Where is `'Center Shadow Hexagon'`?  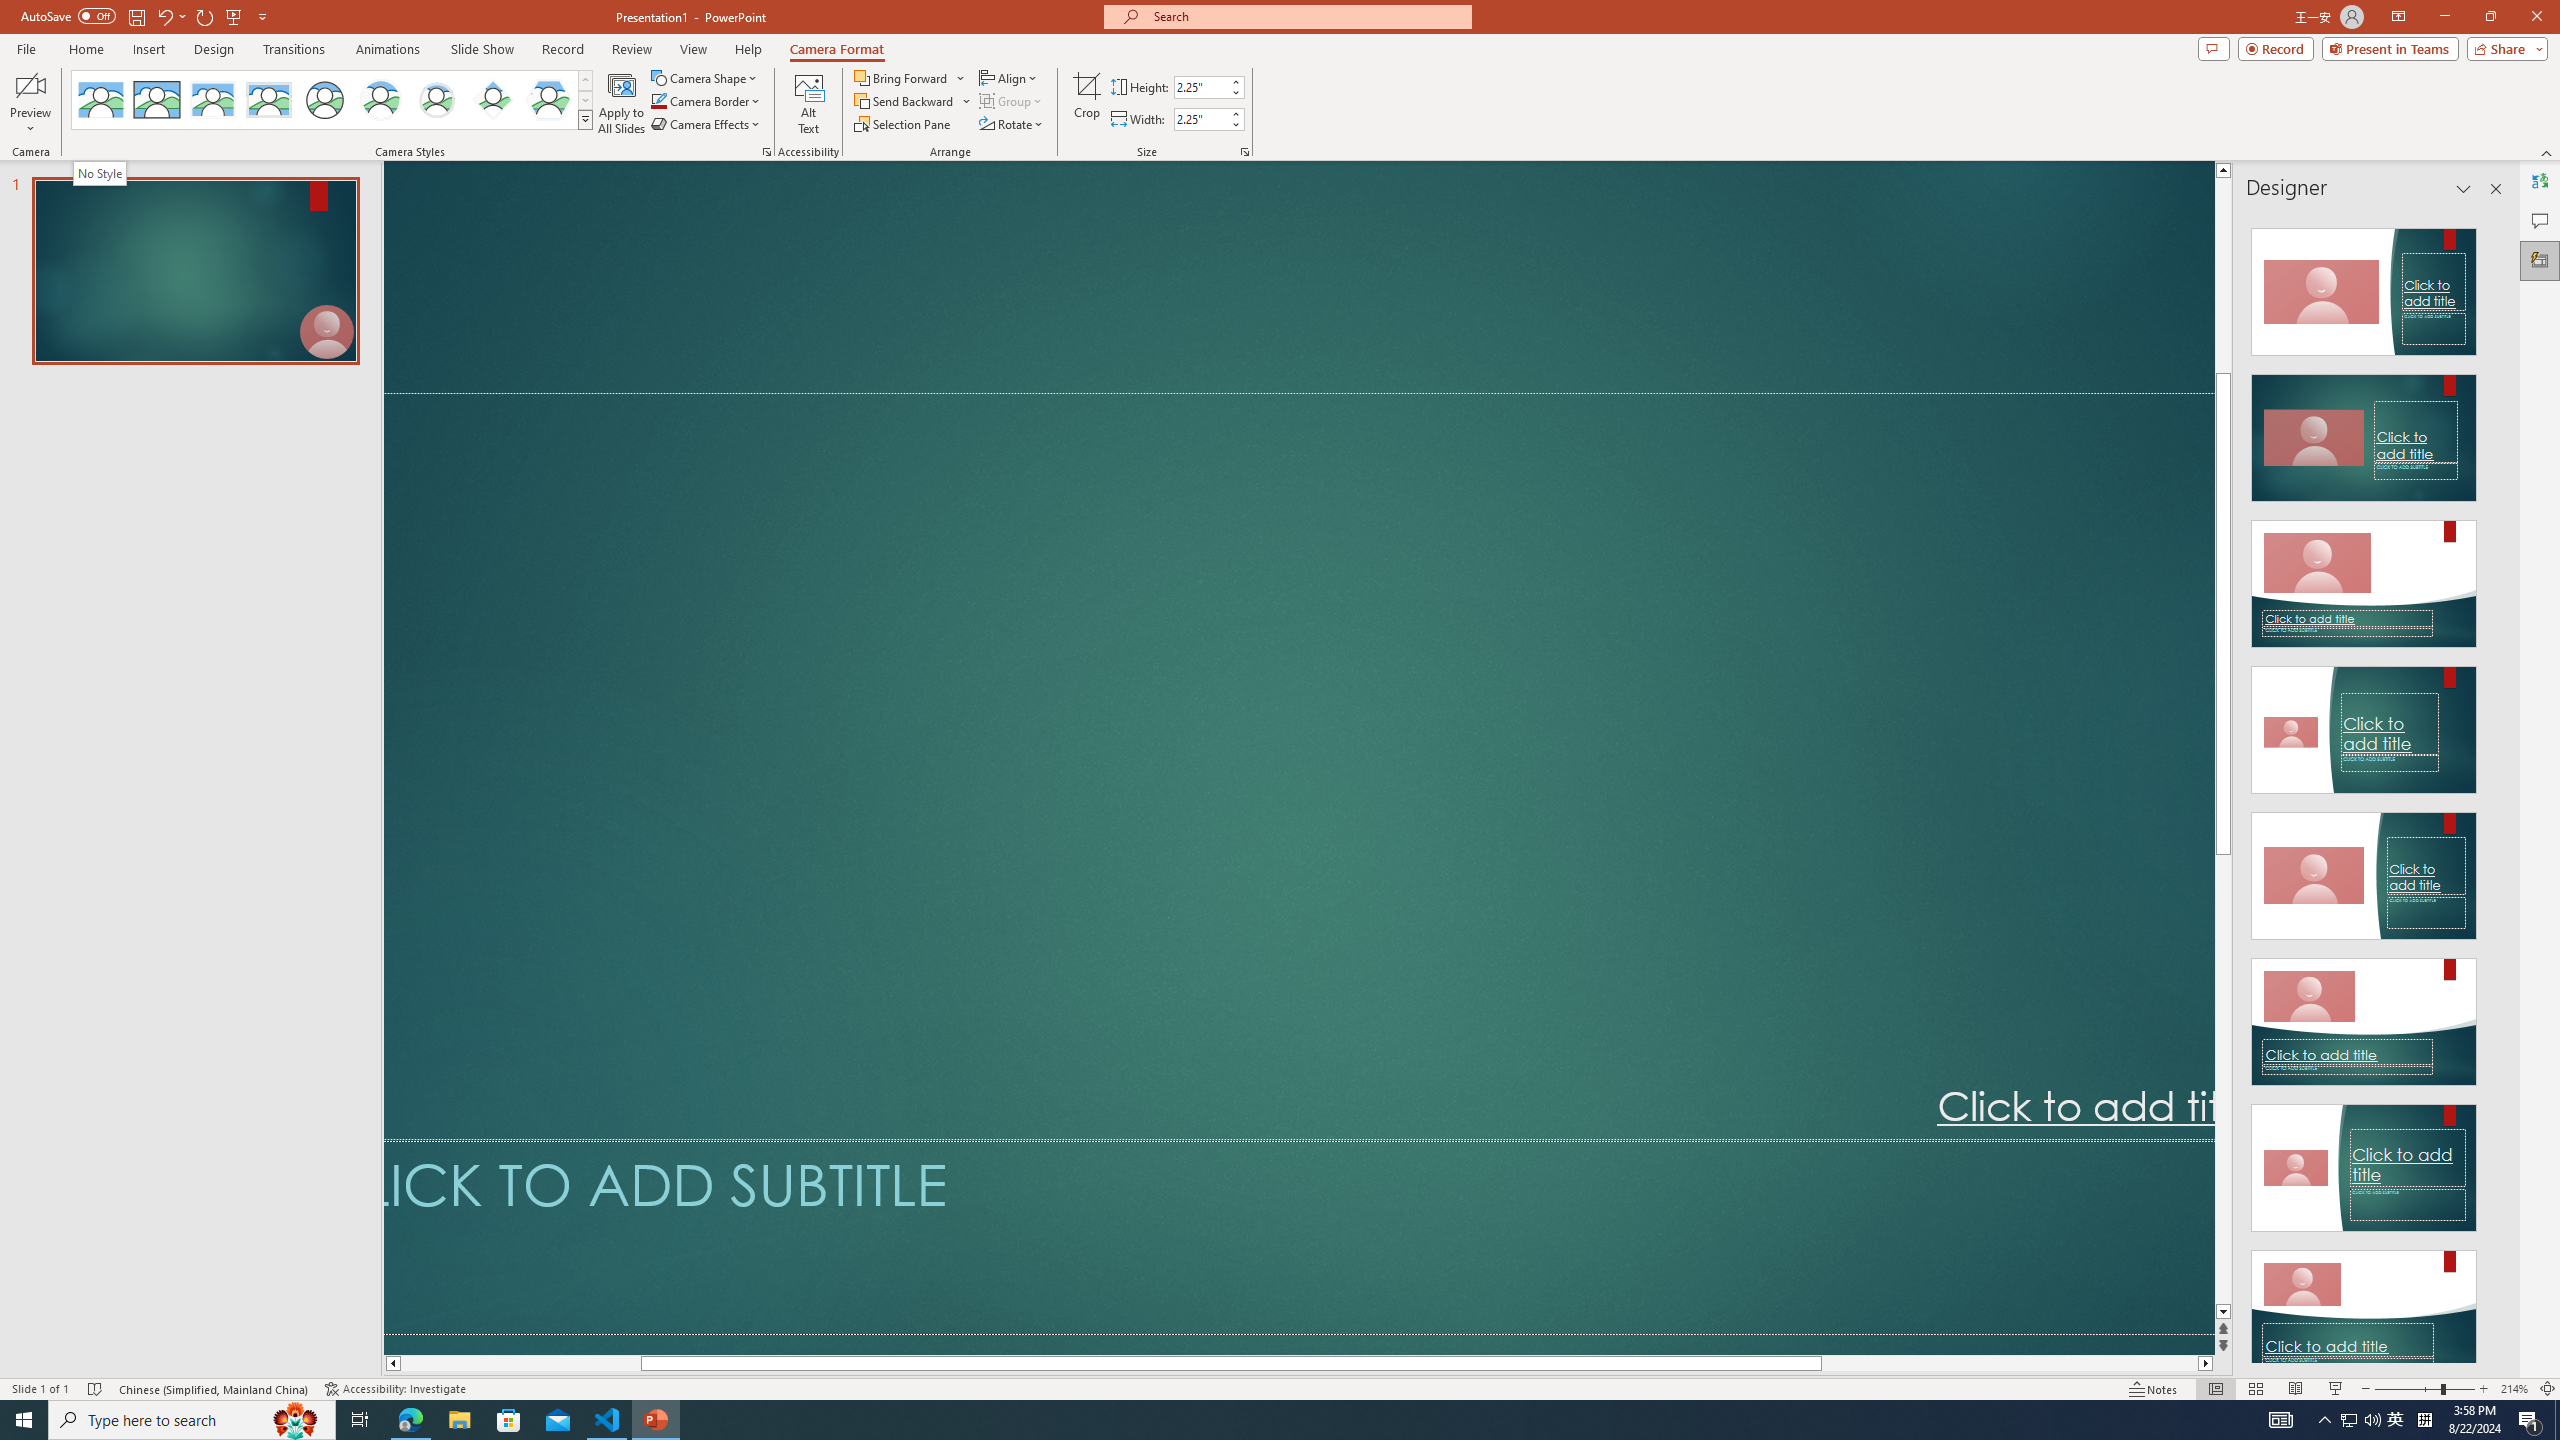
'Center Shadow Hexagon' is located at coordinates (549, 99).